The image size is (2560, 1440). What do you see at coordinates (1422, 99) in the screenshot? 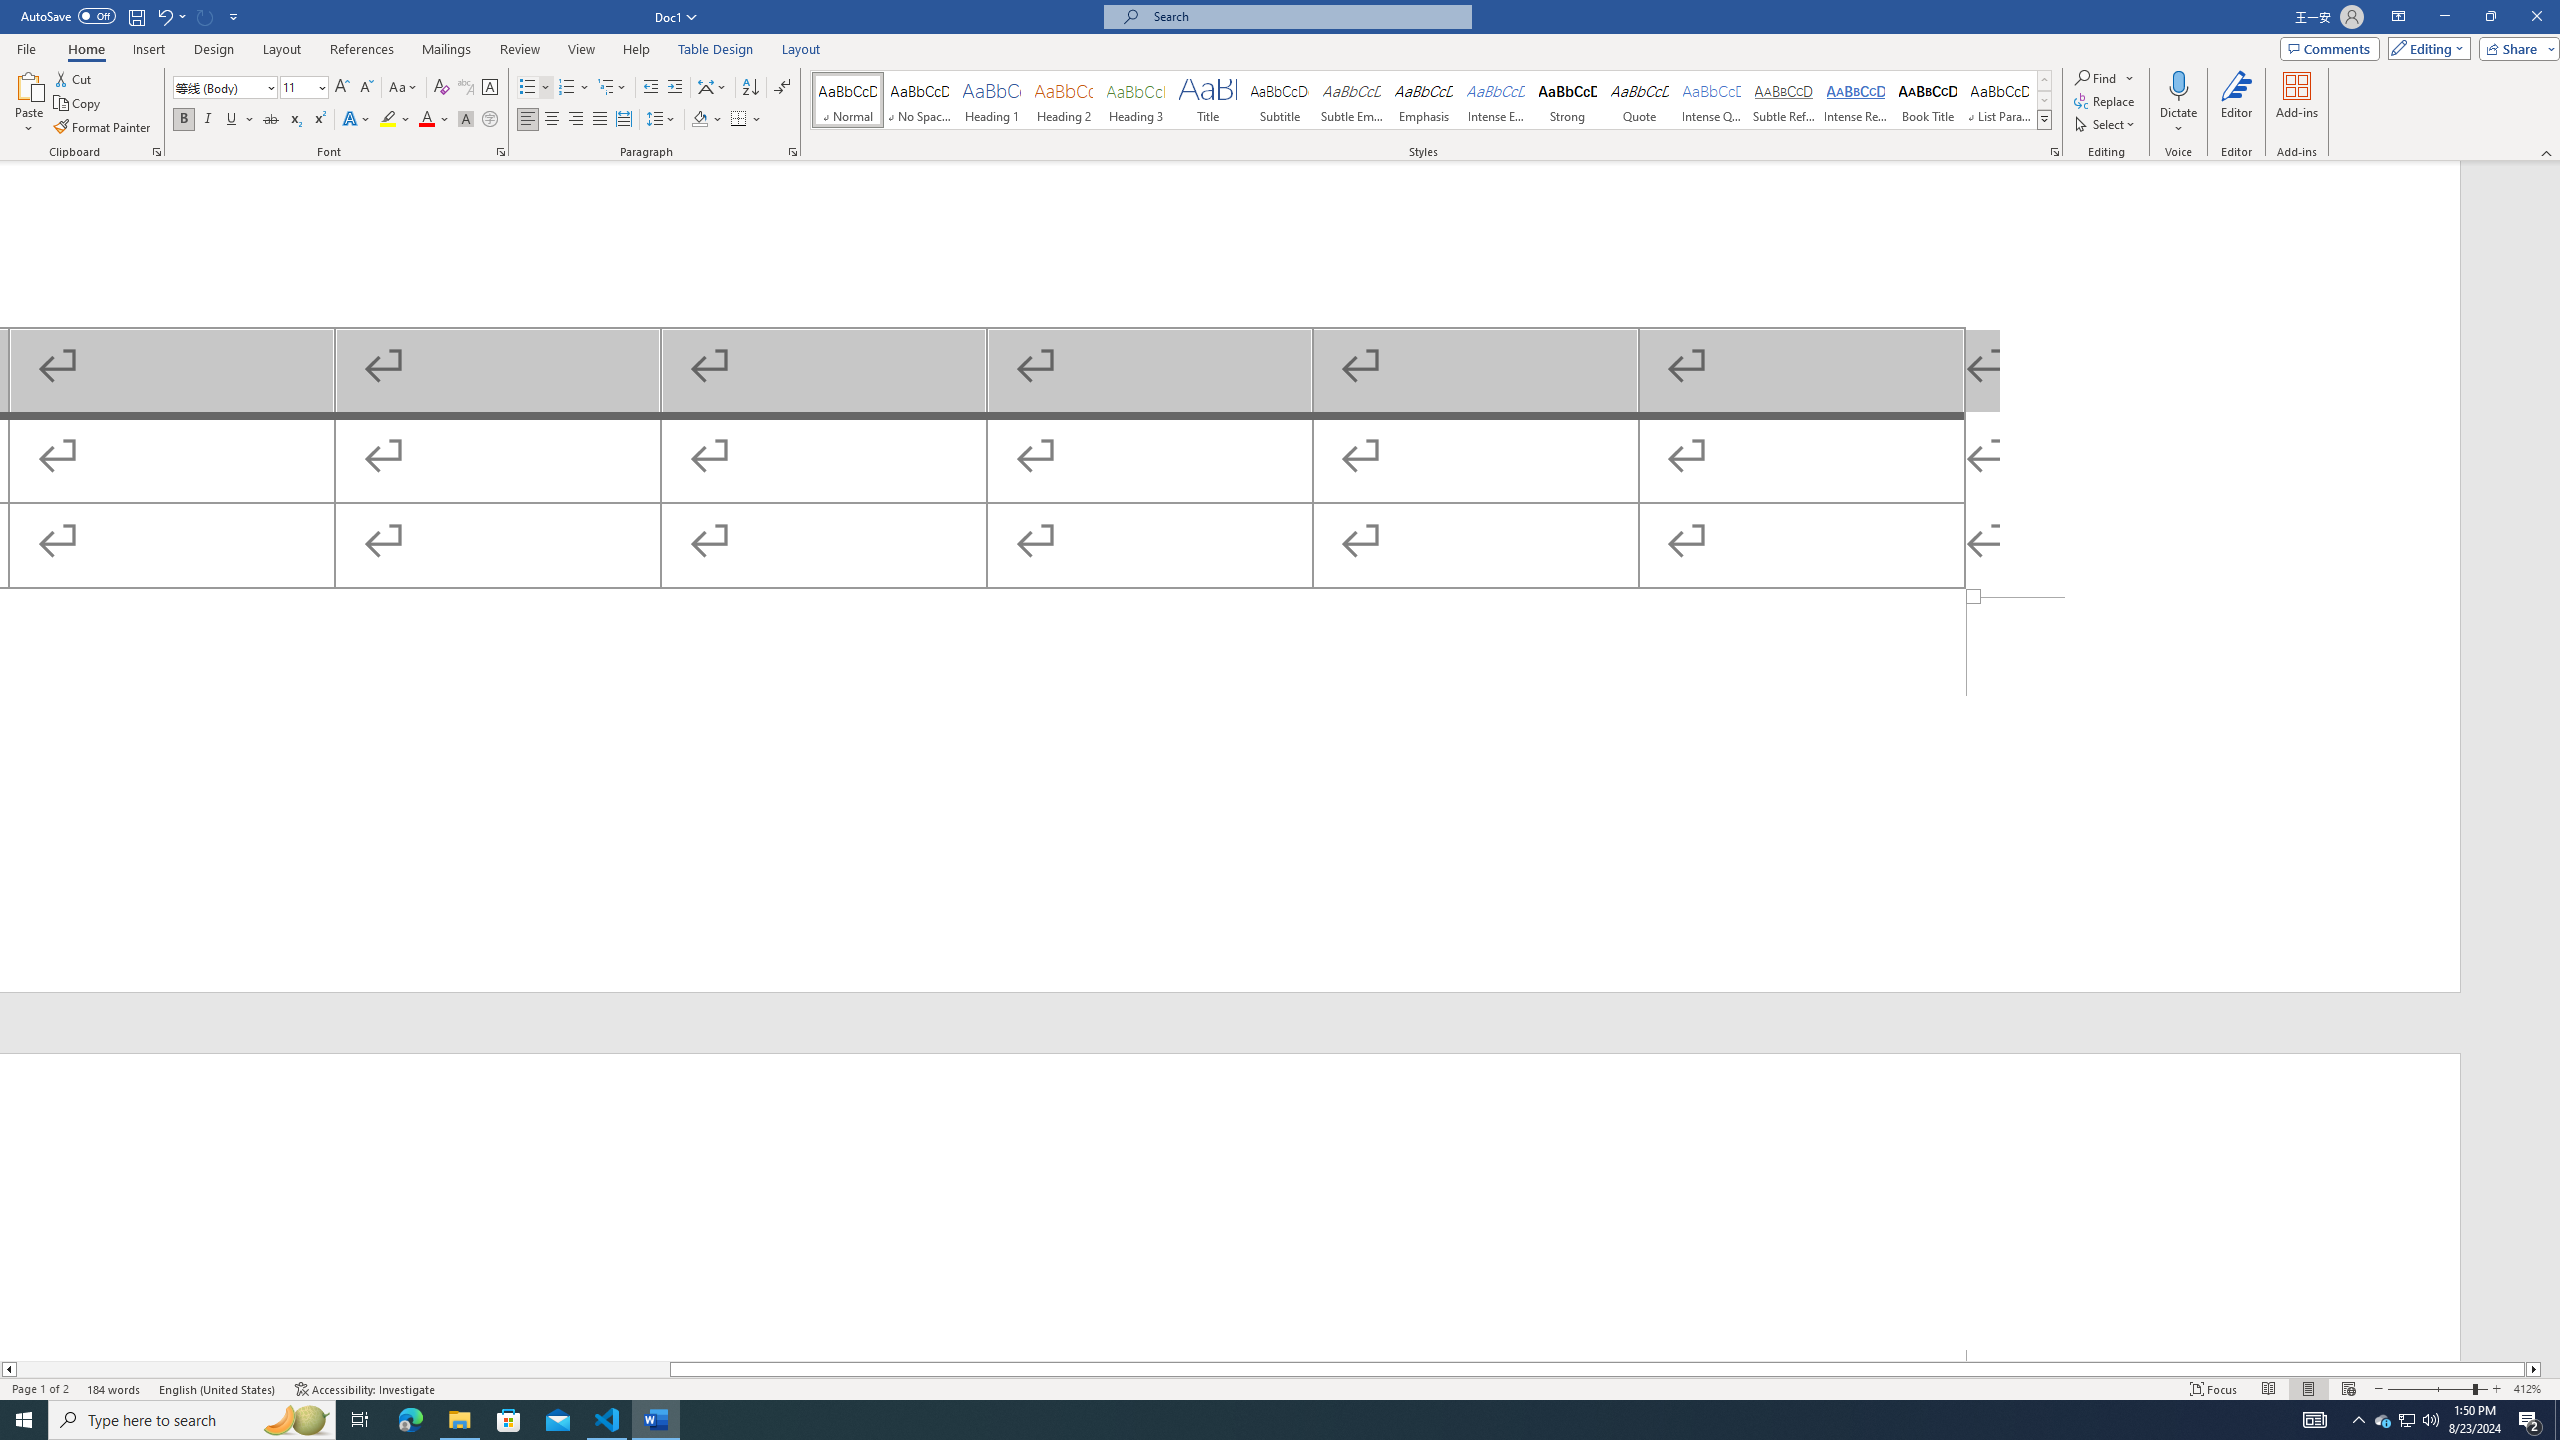
I see `'Emphasis'` at bounding box center [1422, 99].